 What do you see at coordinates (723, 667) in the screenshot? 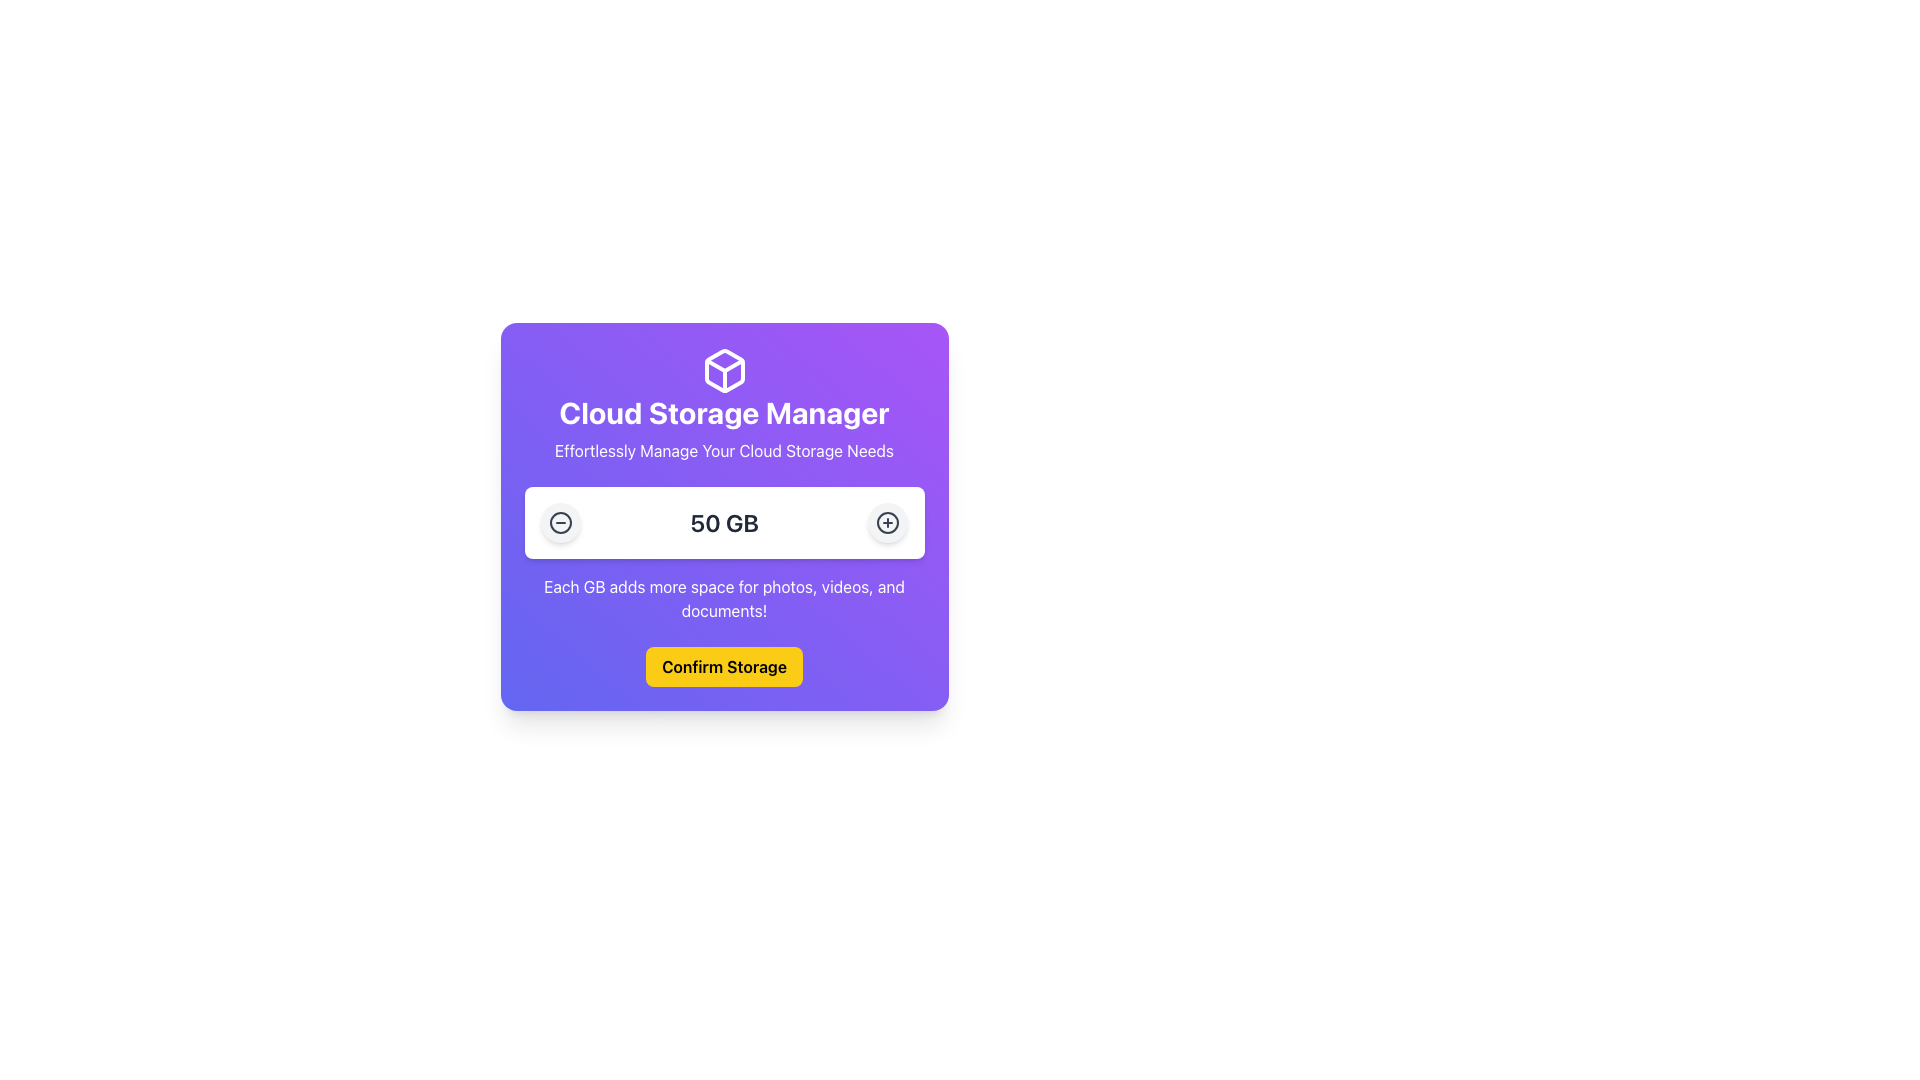
I see `the confirm button located at the bottom of the card that finalizes the user's choice related to cloud storage` at bounding box center [723, 667].